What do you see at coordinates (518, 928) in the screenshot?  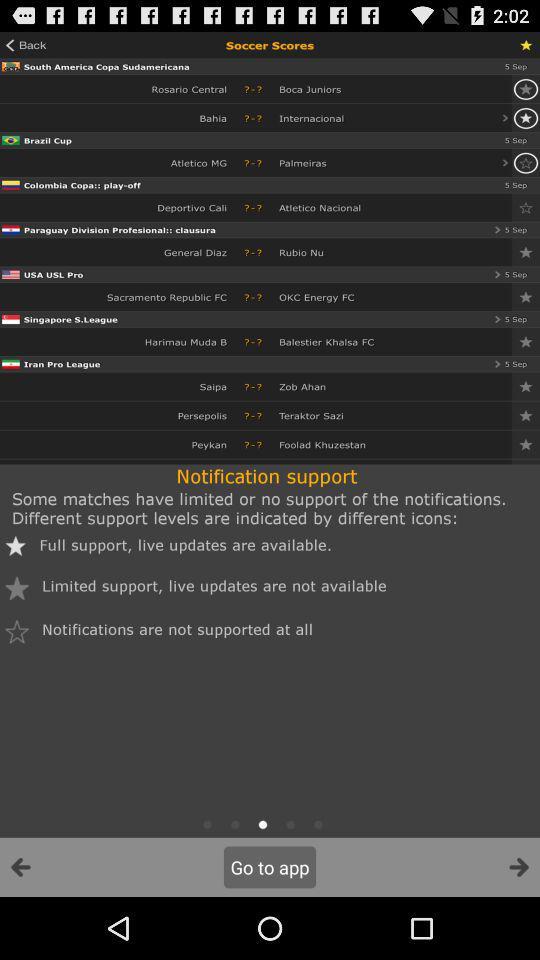 I see `the arrow_forward icon` at bounding box center [518, 928].